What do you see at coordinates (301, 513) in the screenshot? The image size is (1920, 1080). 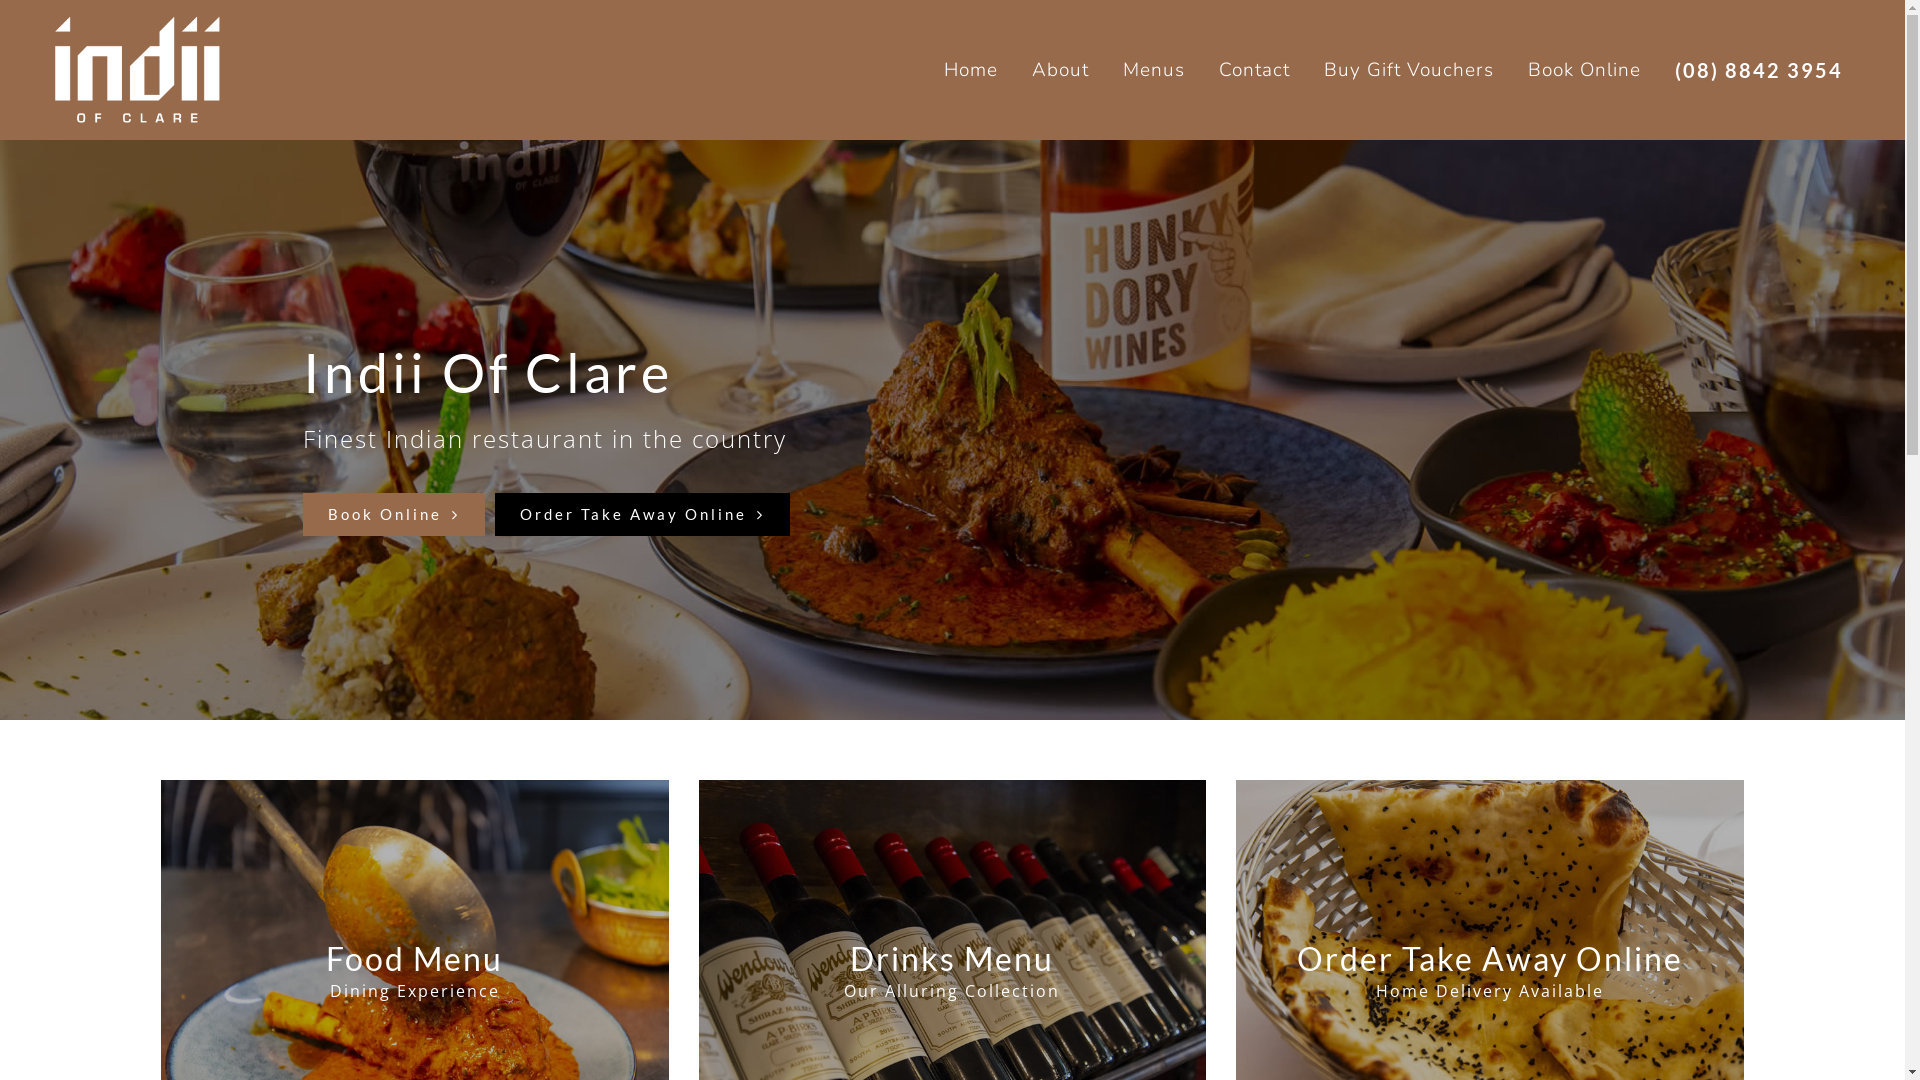 I see `'Book Online'` at bounding box center [301, 513].